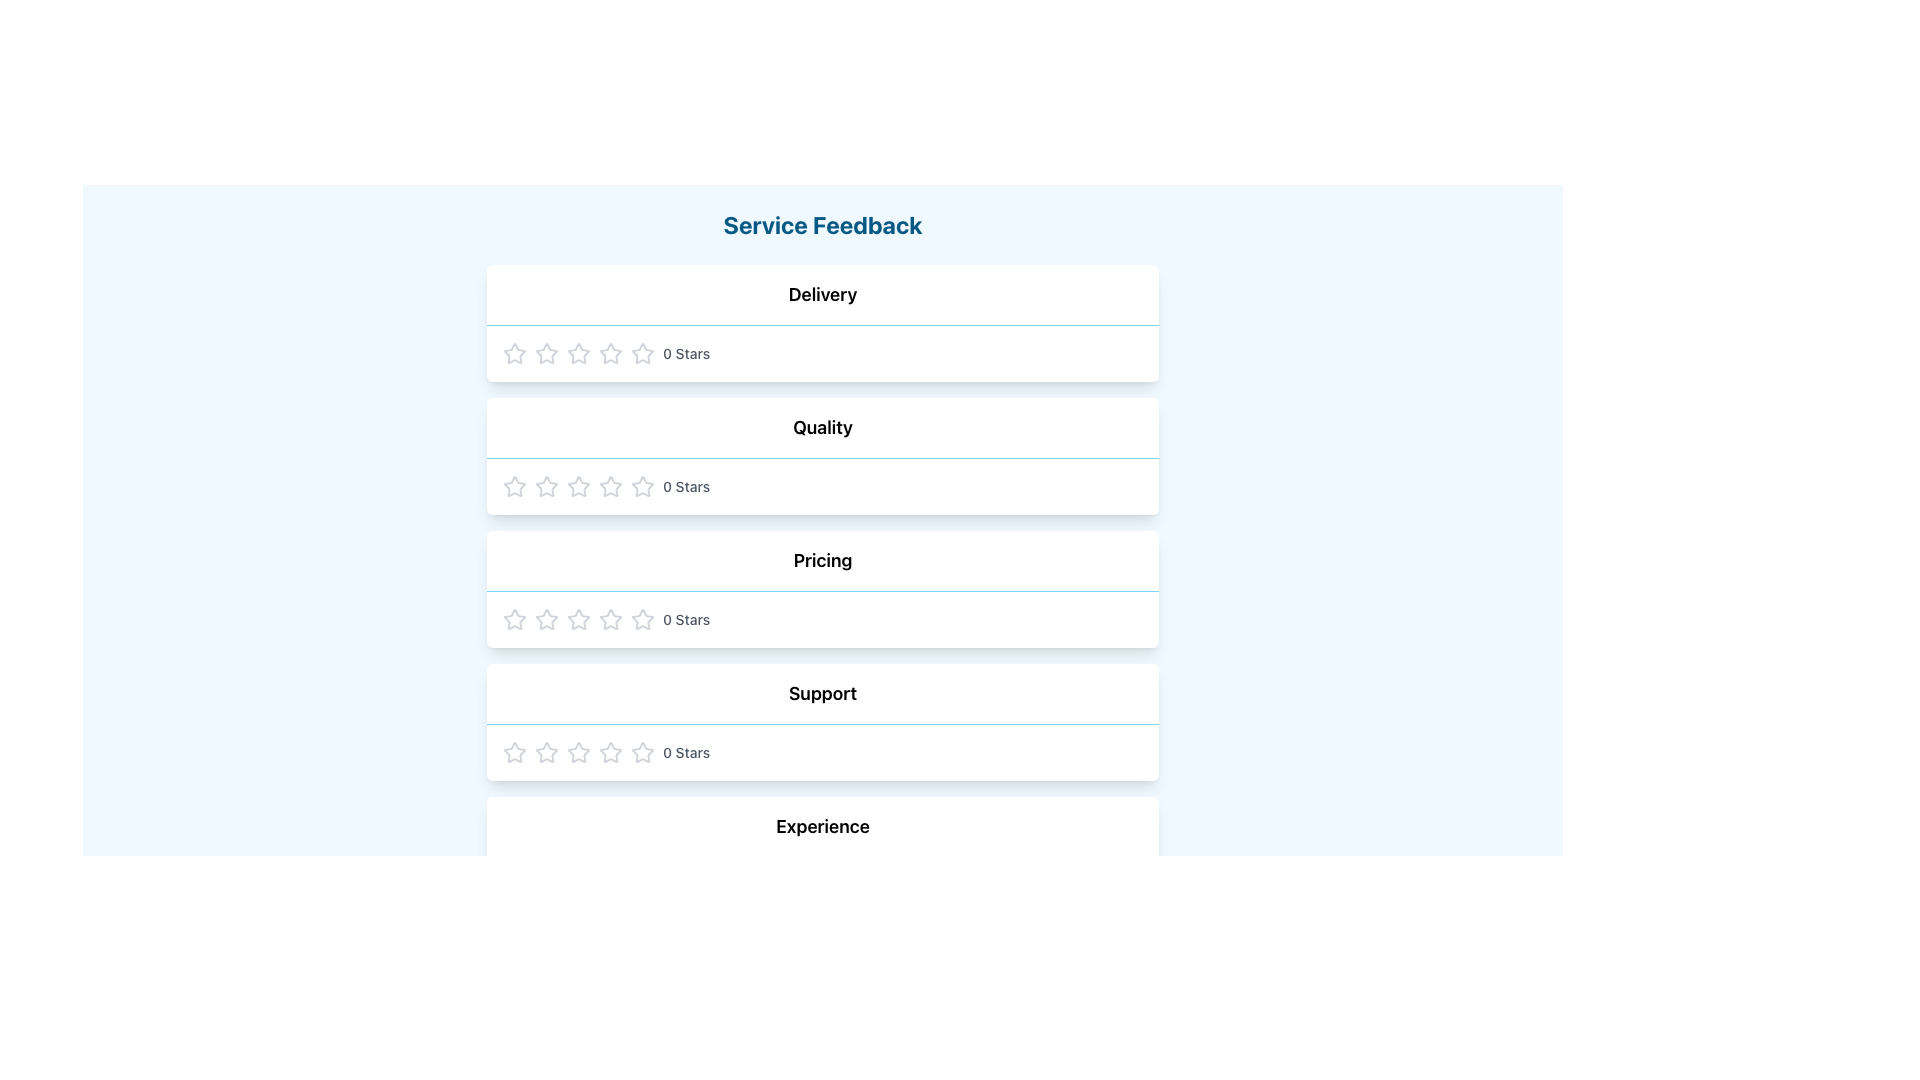 The image size is (1920, 1080). What do you see at coordinates (822, 588) in the screenshot?
I see `the stars in the 'Pricing' rating card` at bounding box center [822, 588].